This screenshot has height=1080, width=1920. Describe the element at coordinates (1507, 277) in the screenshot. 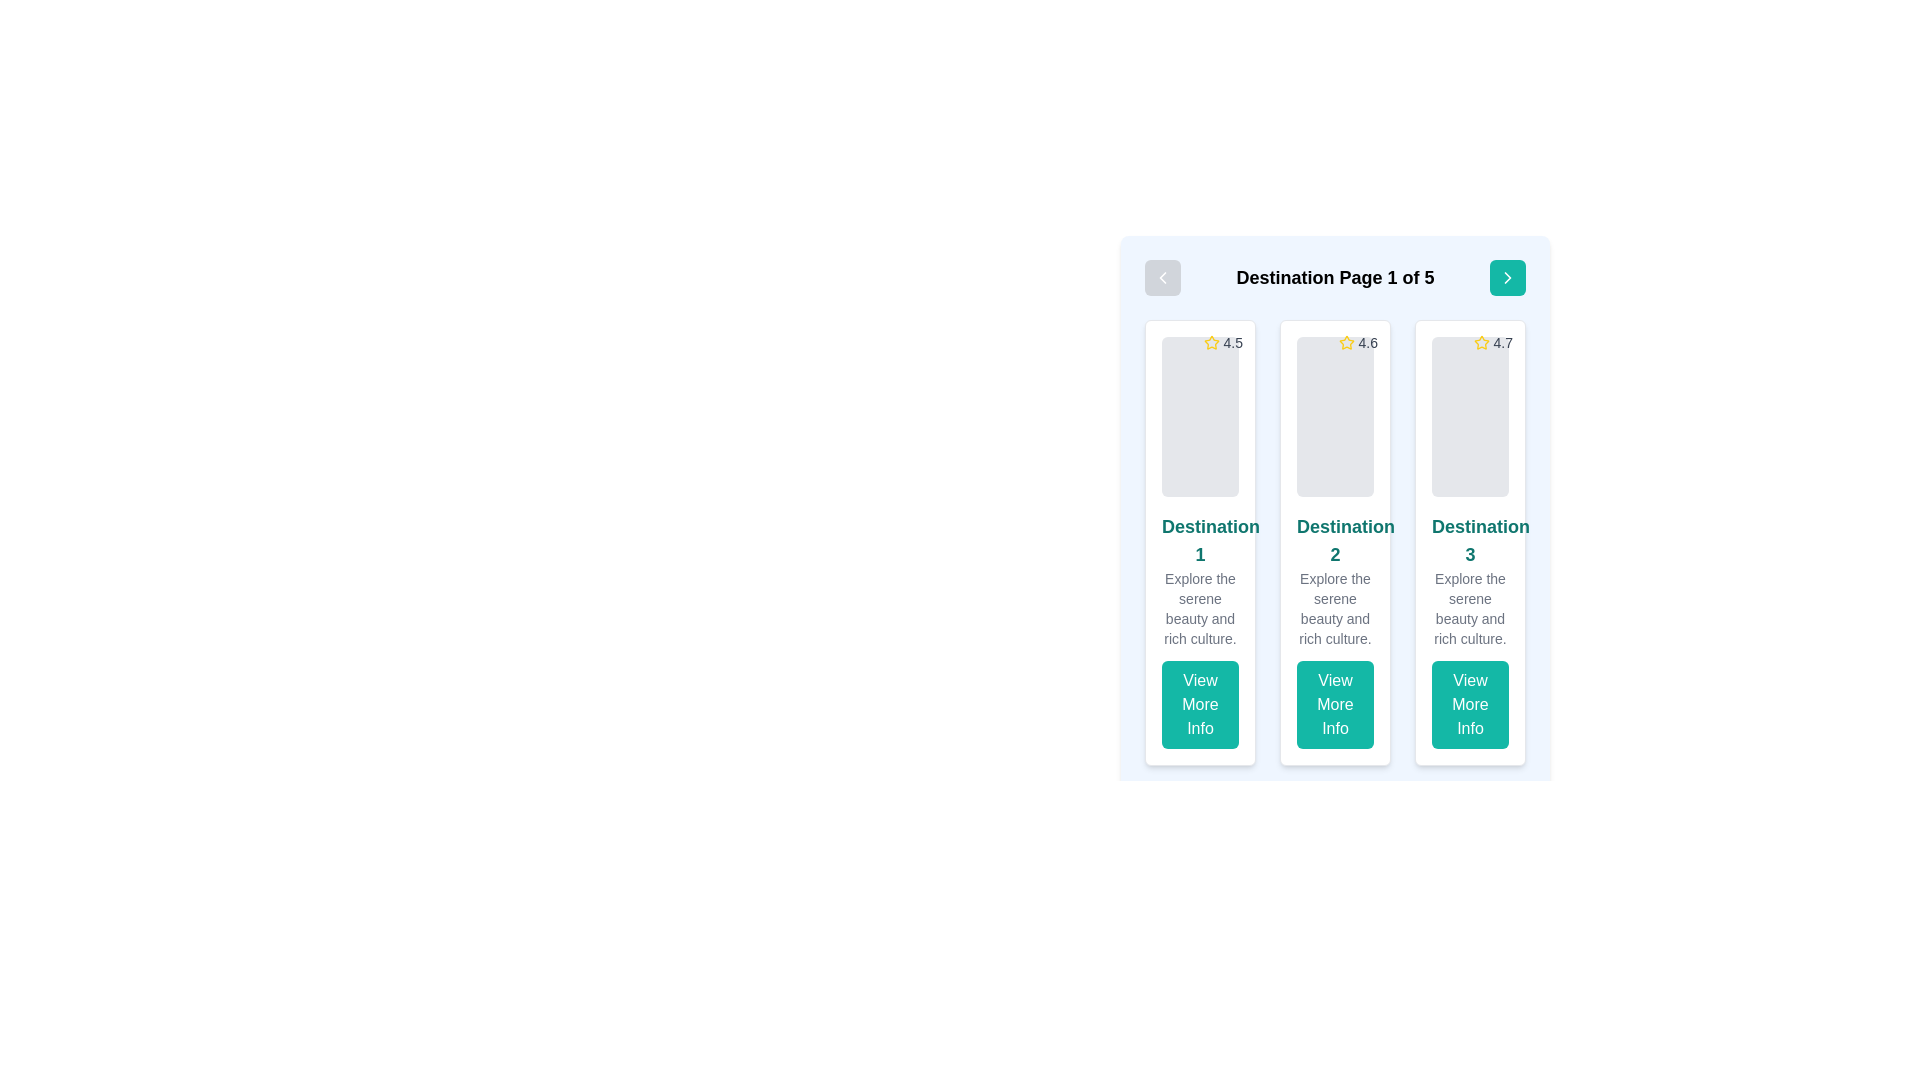

I see `the teal button with white text and a right-pointing chevron icon` at that location.